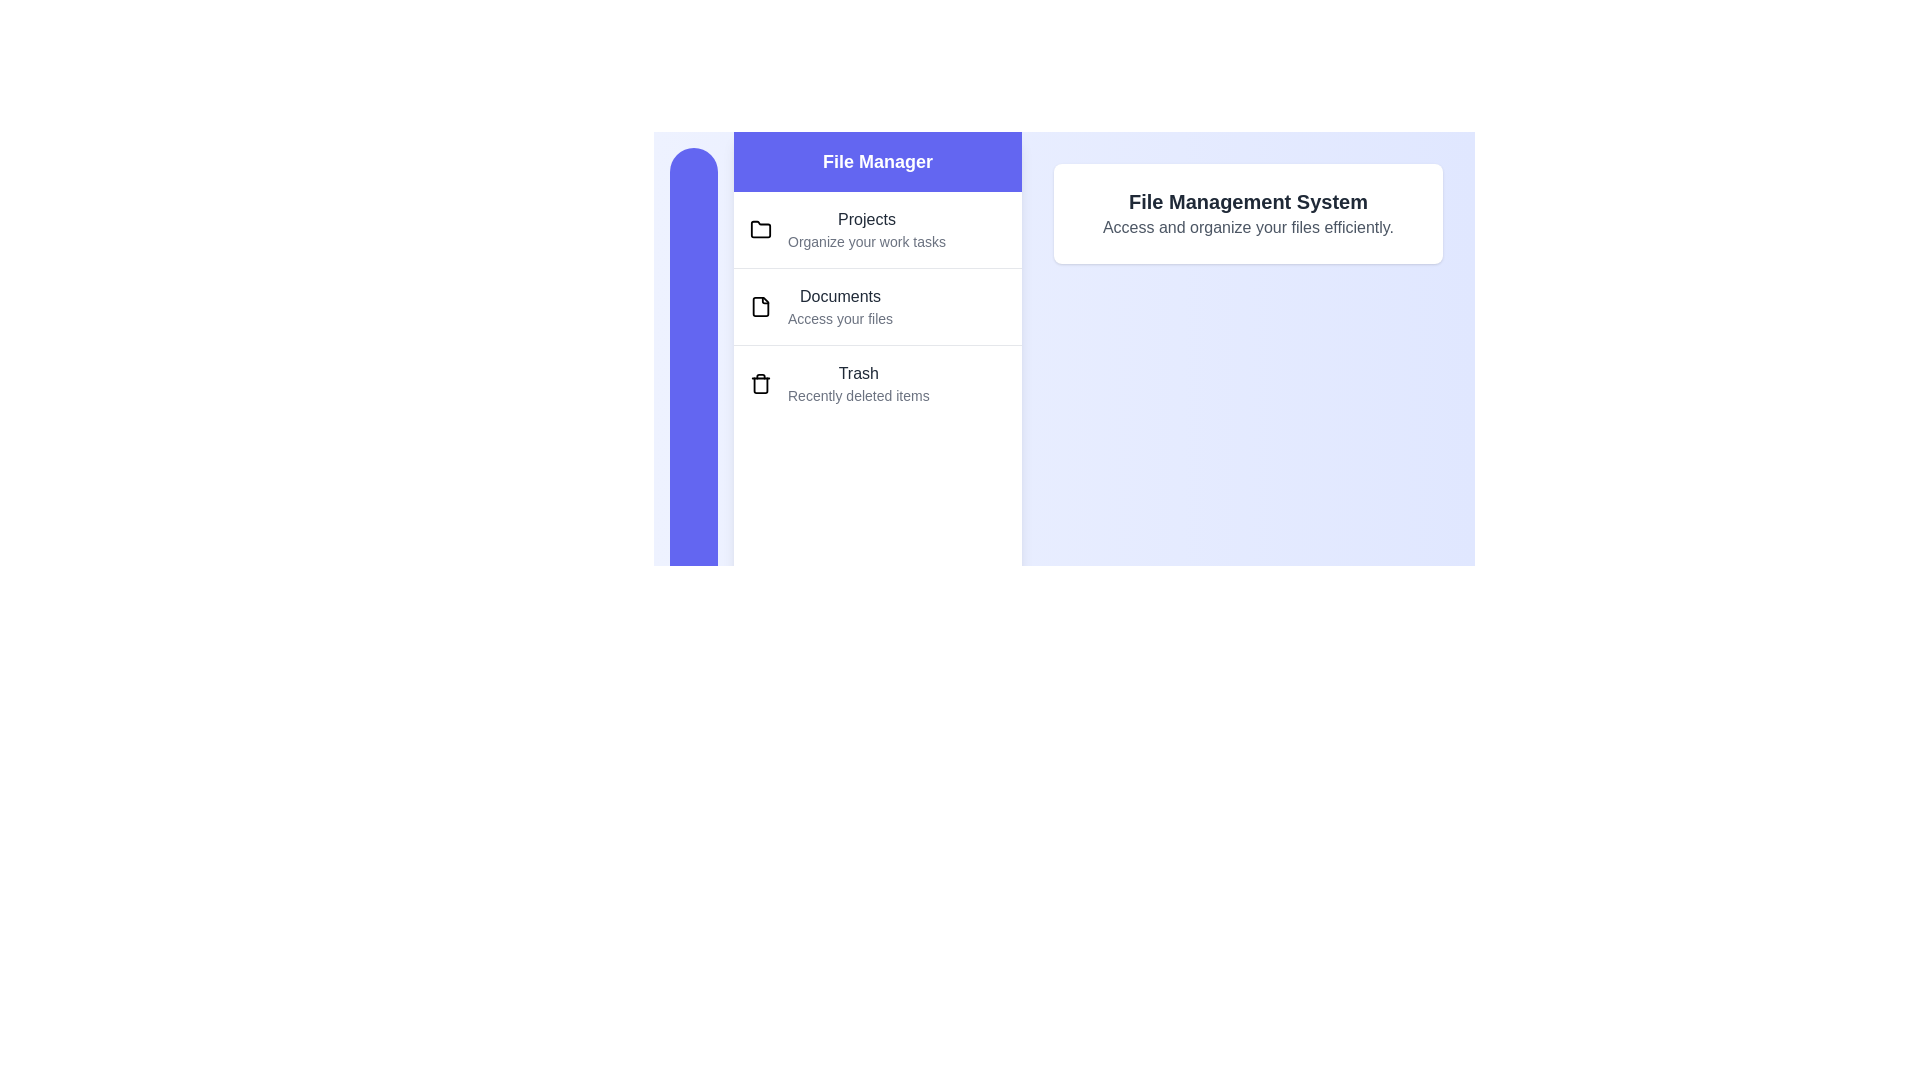 Image resolution: width=1920 pixels, height=1080 pixels. I want to click on the Projects in the file manager list, so click(878, 229).